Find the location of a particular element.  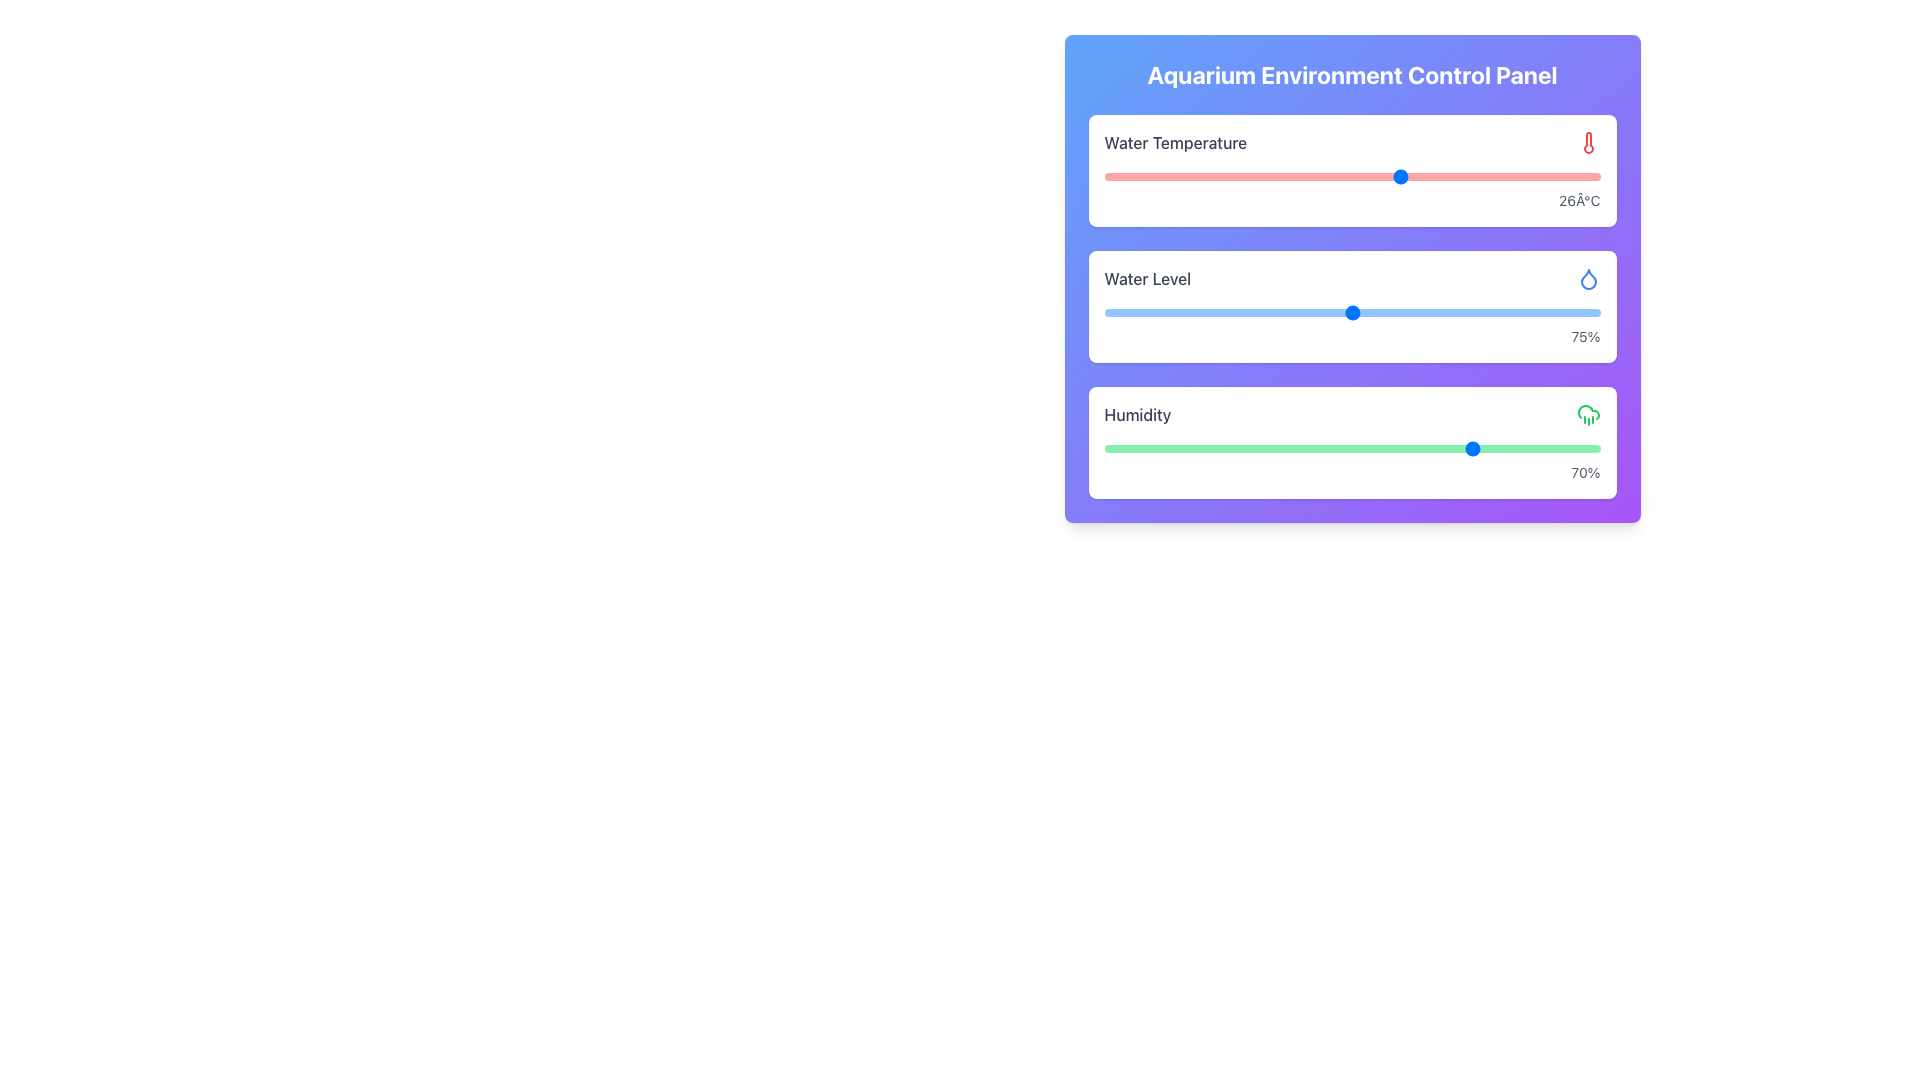

water level is located at coordinates (1569, 312).